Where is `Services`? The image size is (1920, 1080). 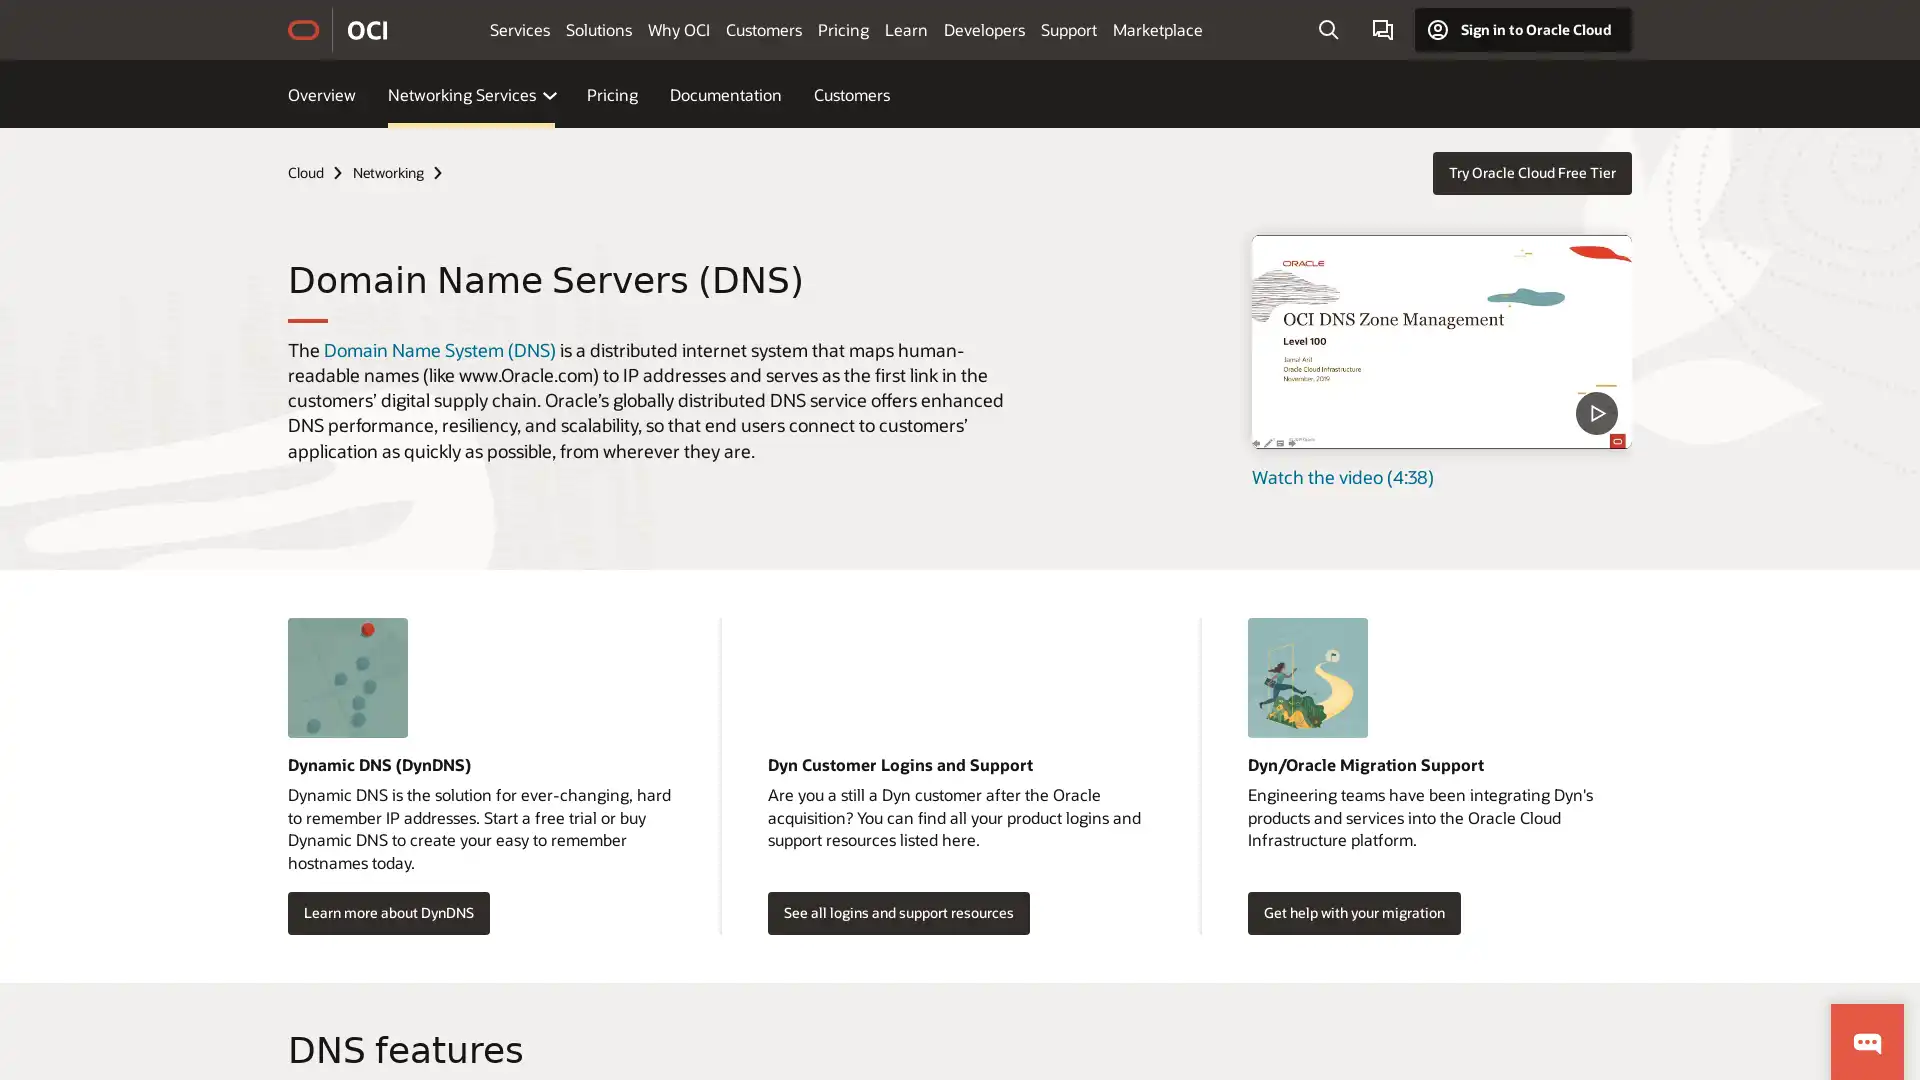
Services is located at coordinates (519, 29).